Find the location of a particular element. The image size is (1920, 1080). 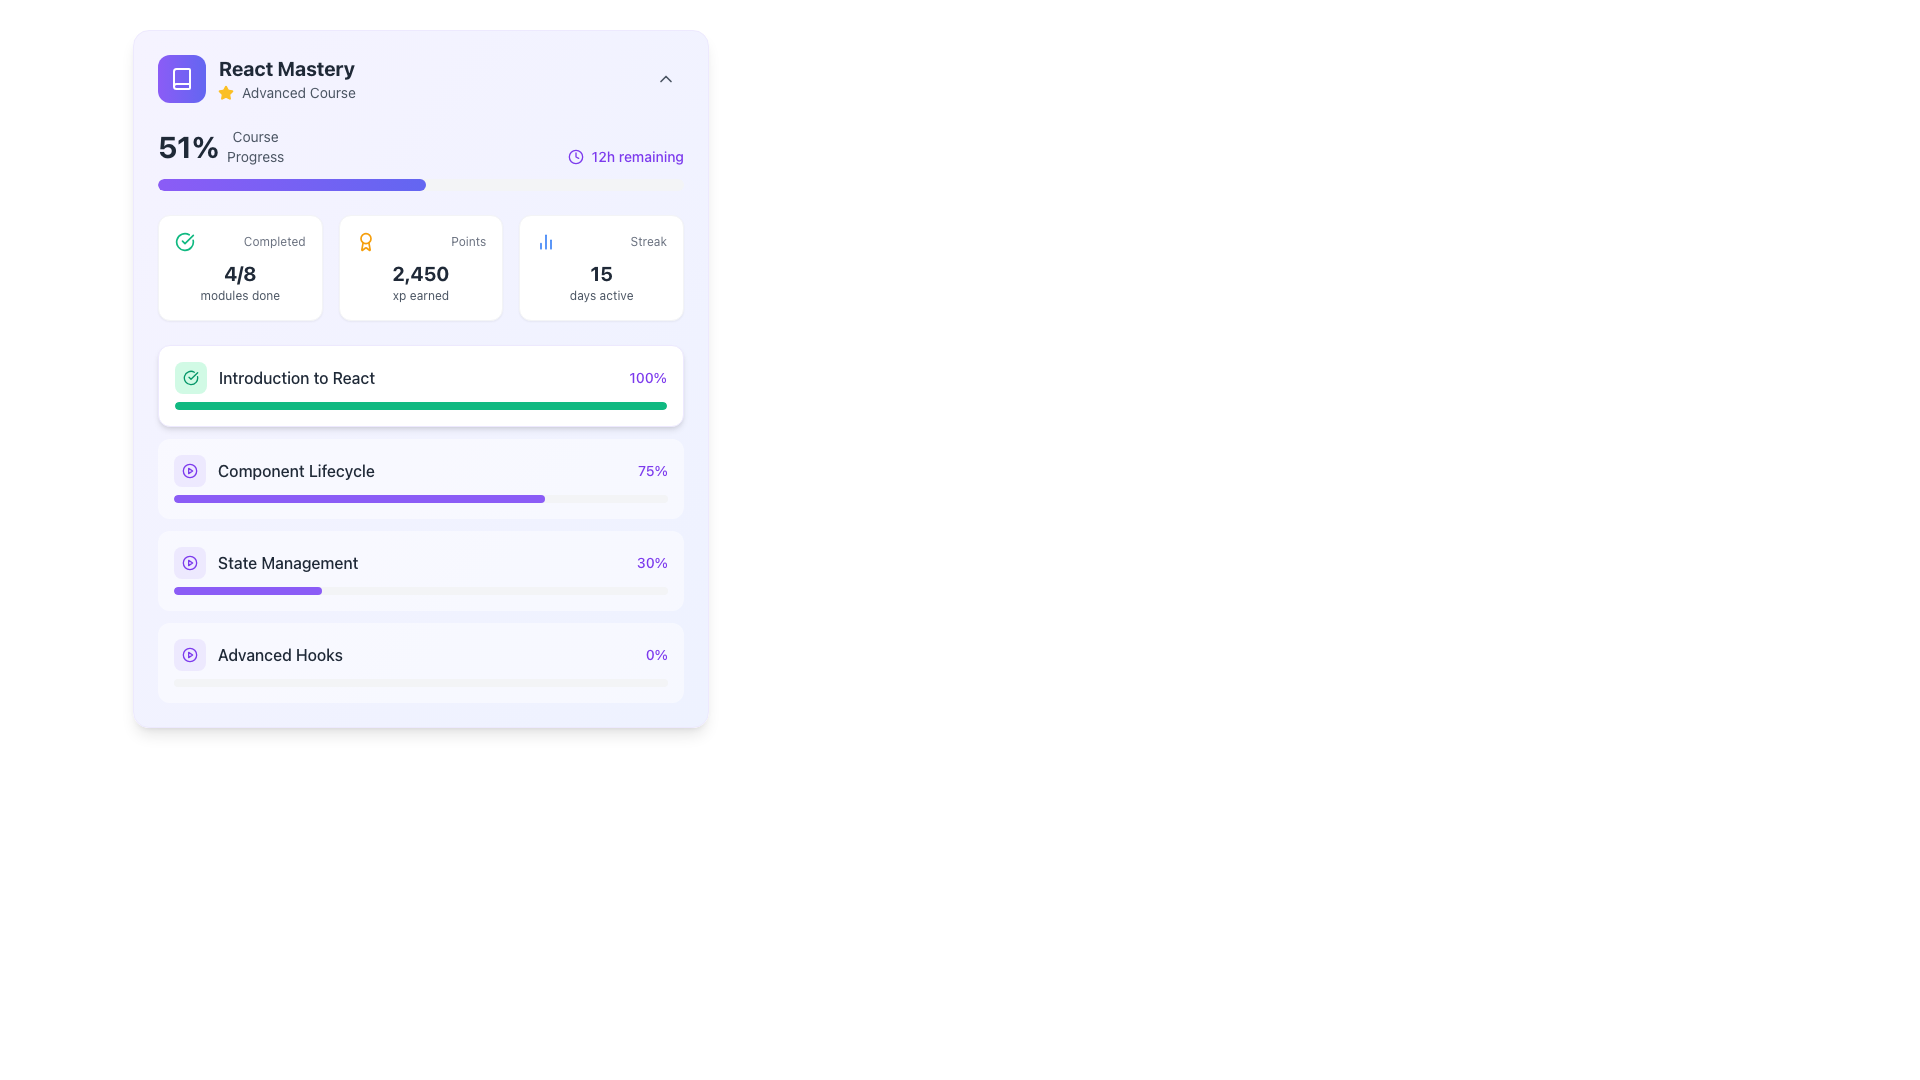

the text label that displays 'Course' above 'Progress', styled in a smaller font size and lighter gray color, located in the top-left quadrant of the card interface is located at coordinates (254, 145).